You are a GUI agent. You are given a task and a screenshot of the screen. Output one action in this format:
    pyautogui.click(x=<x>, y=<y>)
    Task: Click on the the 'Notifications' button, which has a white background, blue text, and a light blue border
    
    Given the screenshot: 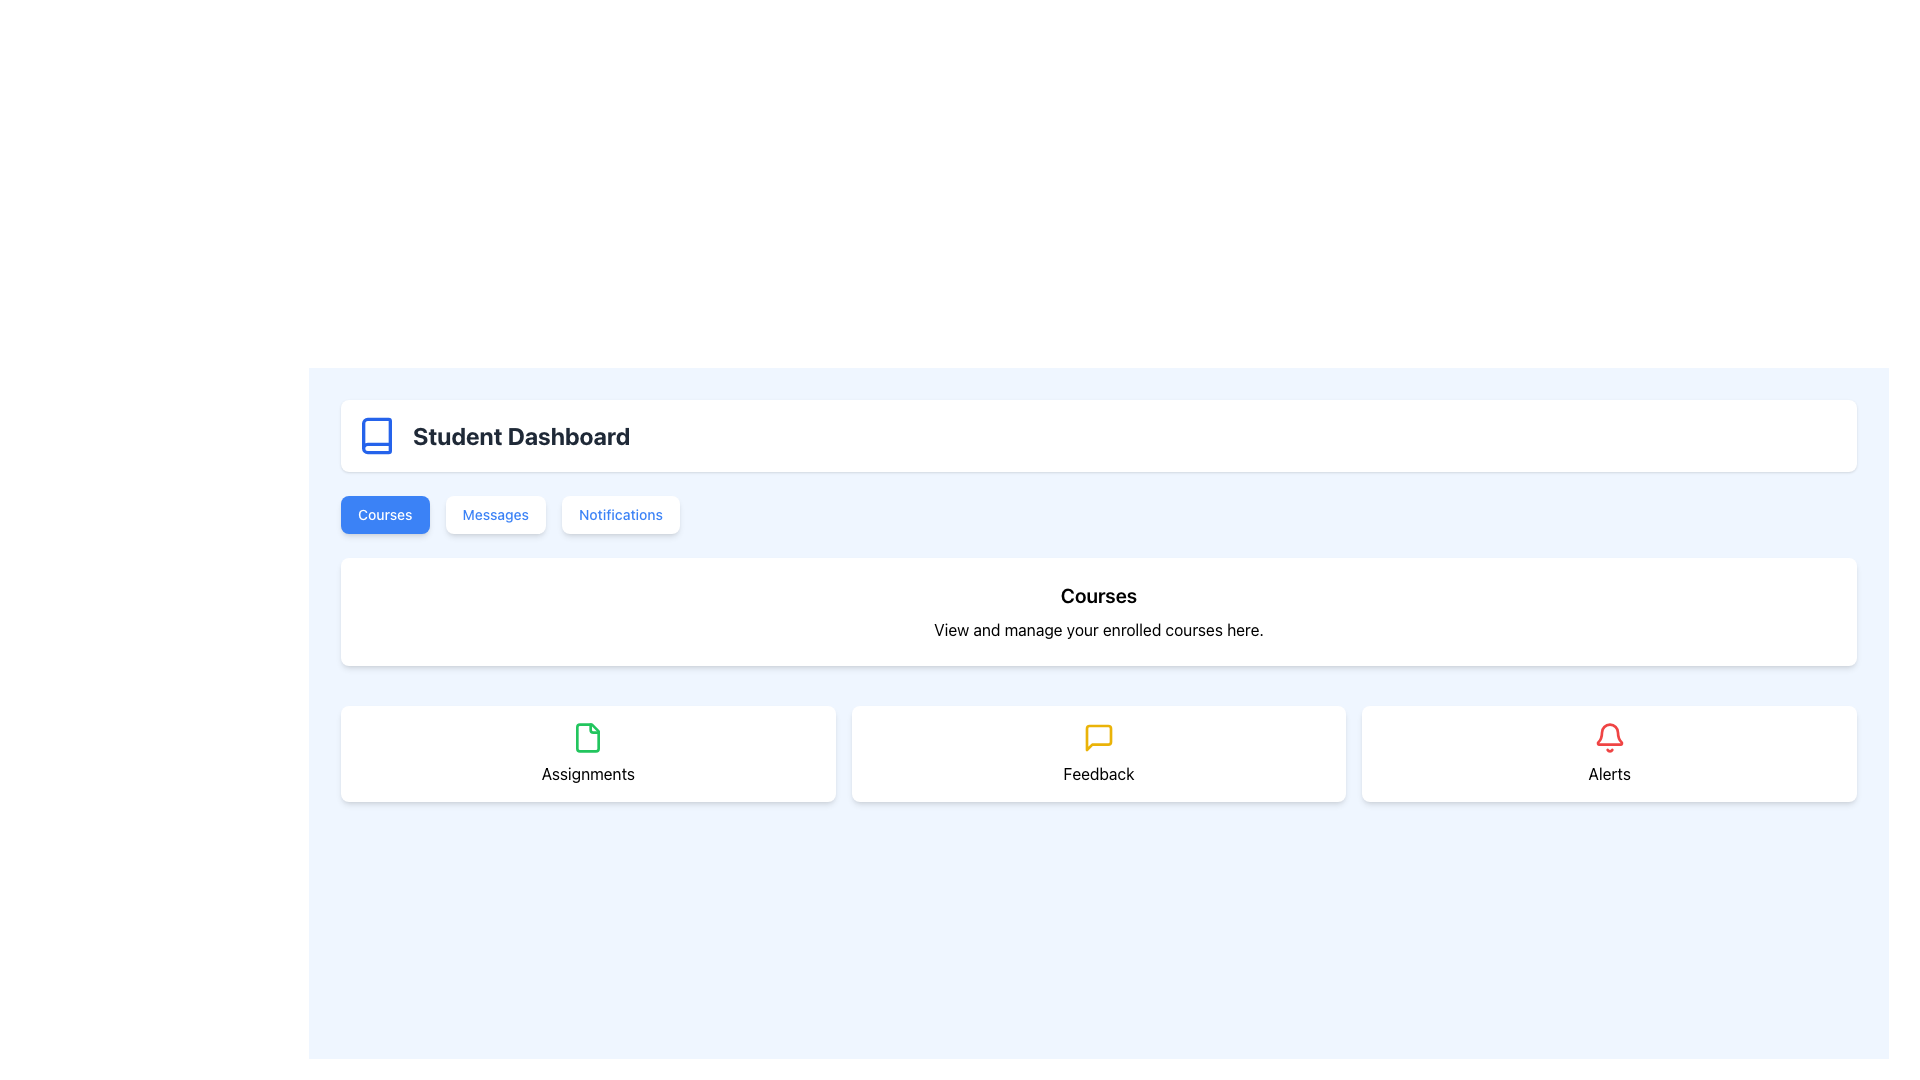 What is the action you would take?
    pyautogui.click(x=619, y=514)
    